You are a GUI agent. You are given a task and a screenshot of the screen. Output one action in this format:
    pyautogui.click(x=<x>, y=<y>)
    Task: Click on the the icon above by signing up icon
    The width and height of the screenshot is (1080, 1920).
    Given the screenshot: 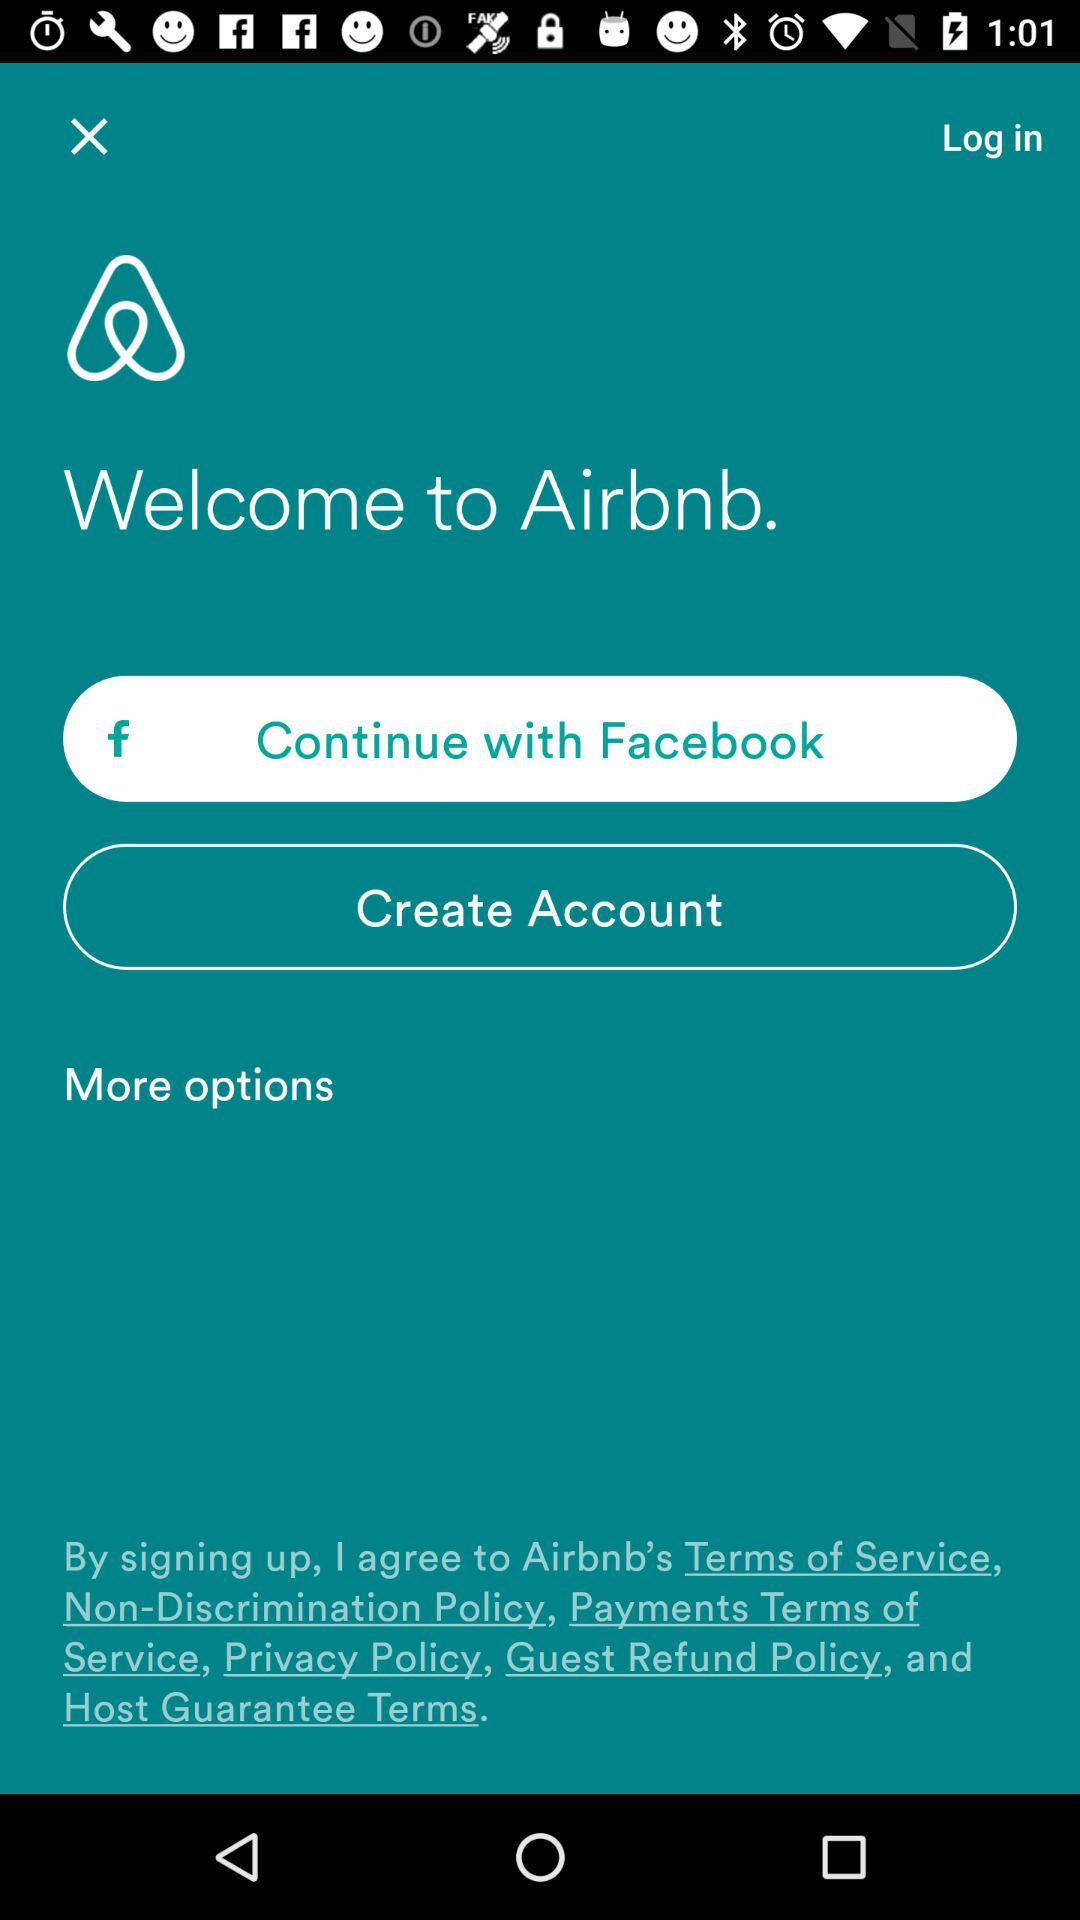 What is the action you would take?
    pyautogui.click(x=209, y=1081)
    